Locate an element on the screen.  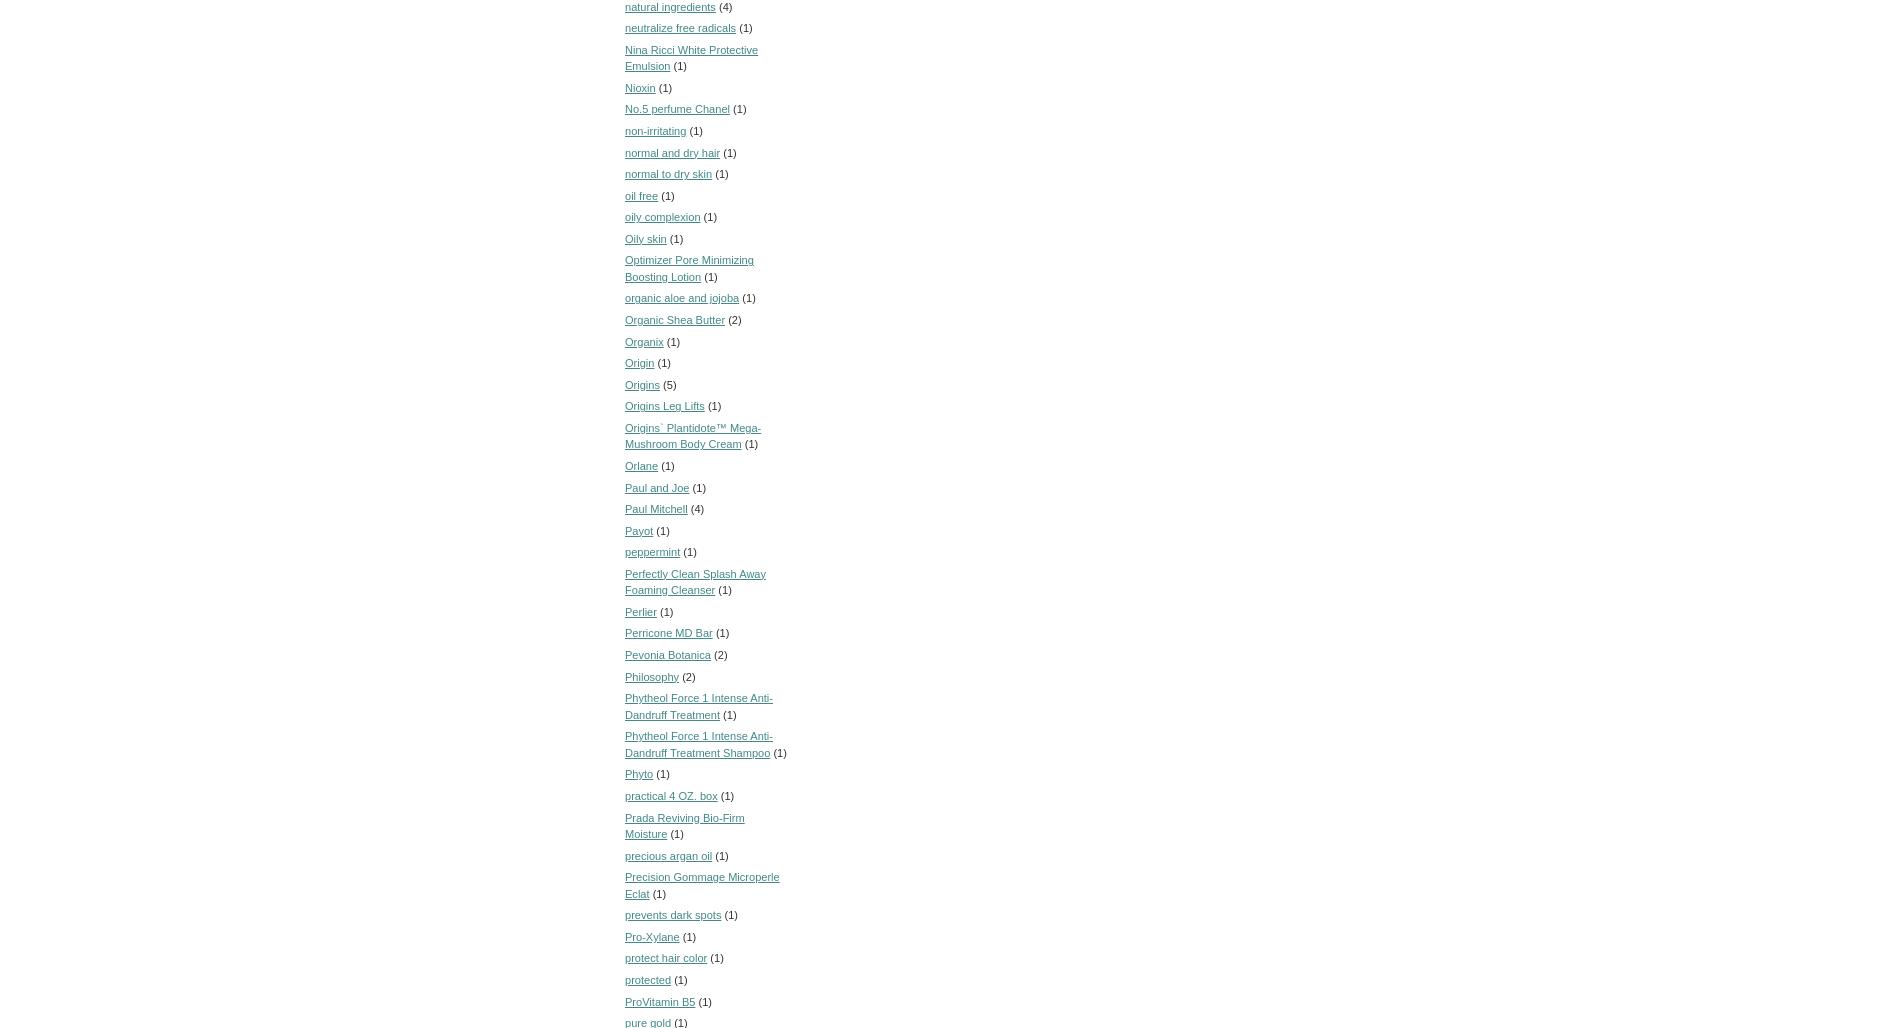
'Phytheol Force 1 Intense Anti-Dandruff Treatment' is located at coordinates (624, 706).